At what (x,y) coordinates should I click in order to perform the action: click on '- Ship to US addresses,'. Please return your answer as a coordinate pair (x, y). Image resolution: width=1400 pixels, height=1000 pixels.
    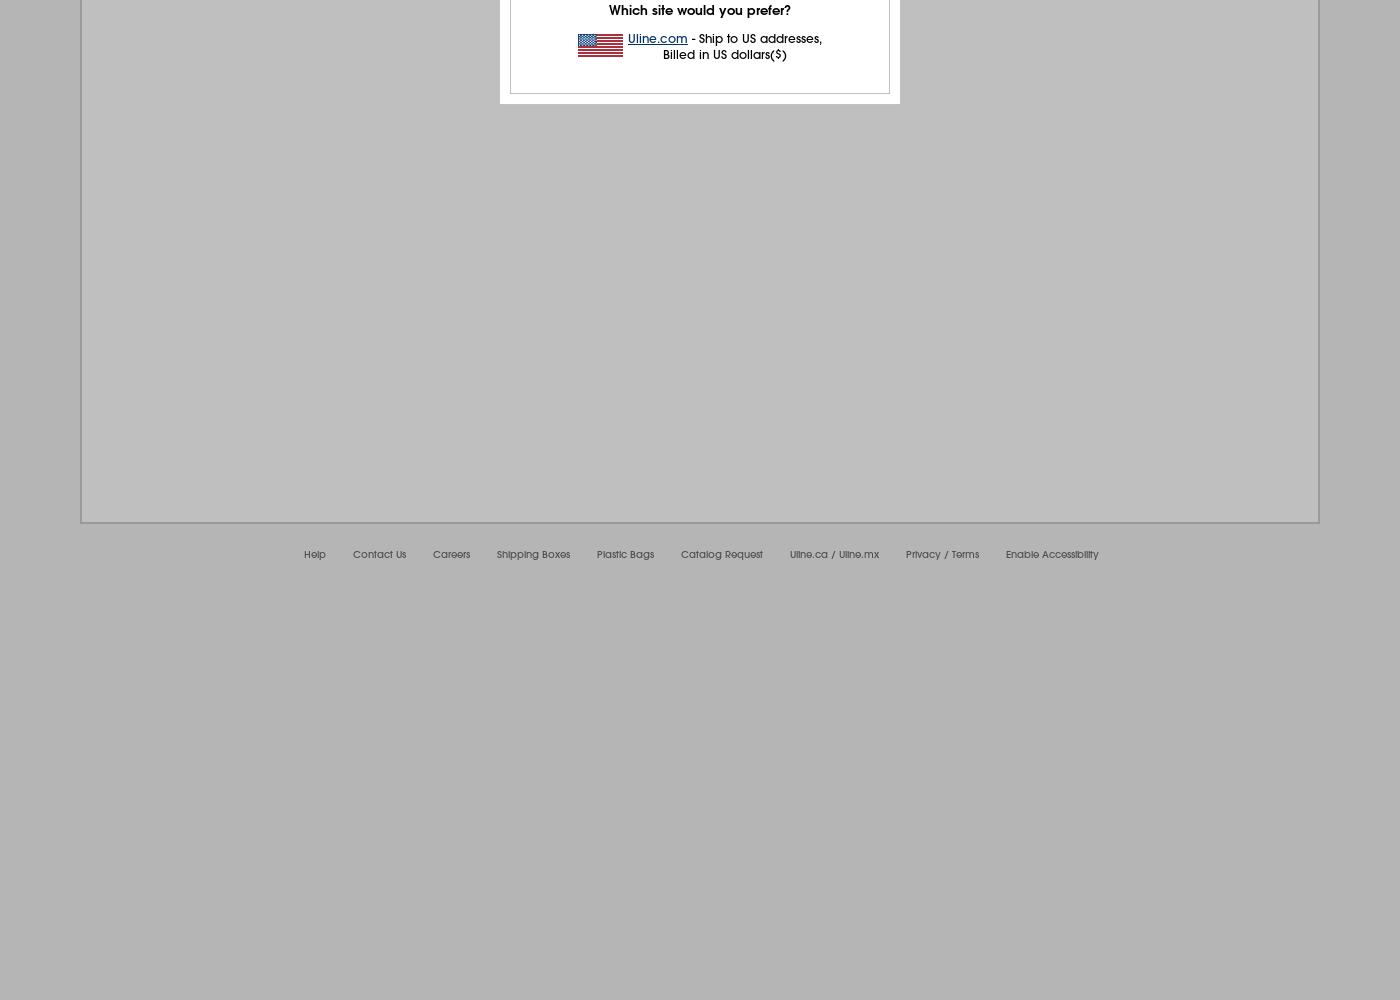
    Looking at the image, I should click on (755, 38).